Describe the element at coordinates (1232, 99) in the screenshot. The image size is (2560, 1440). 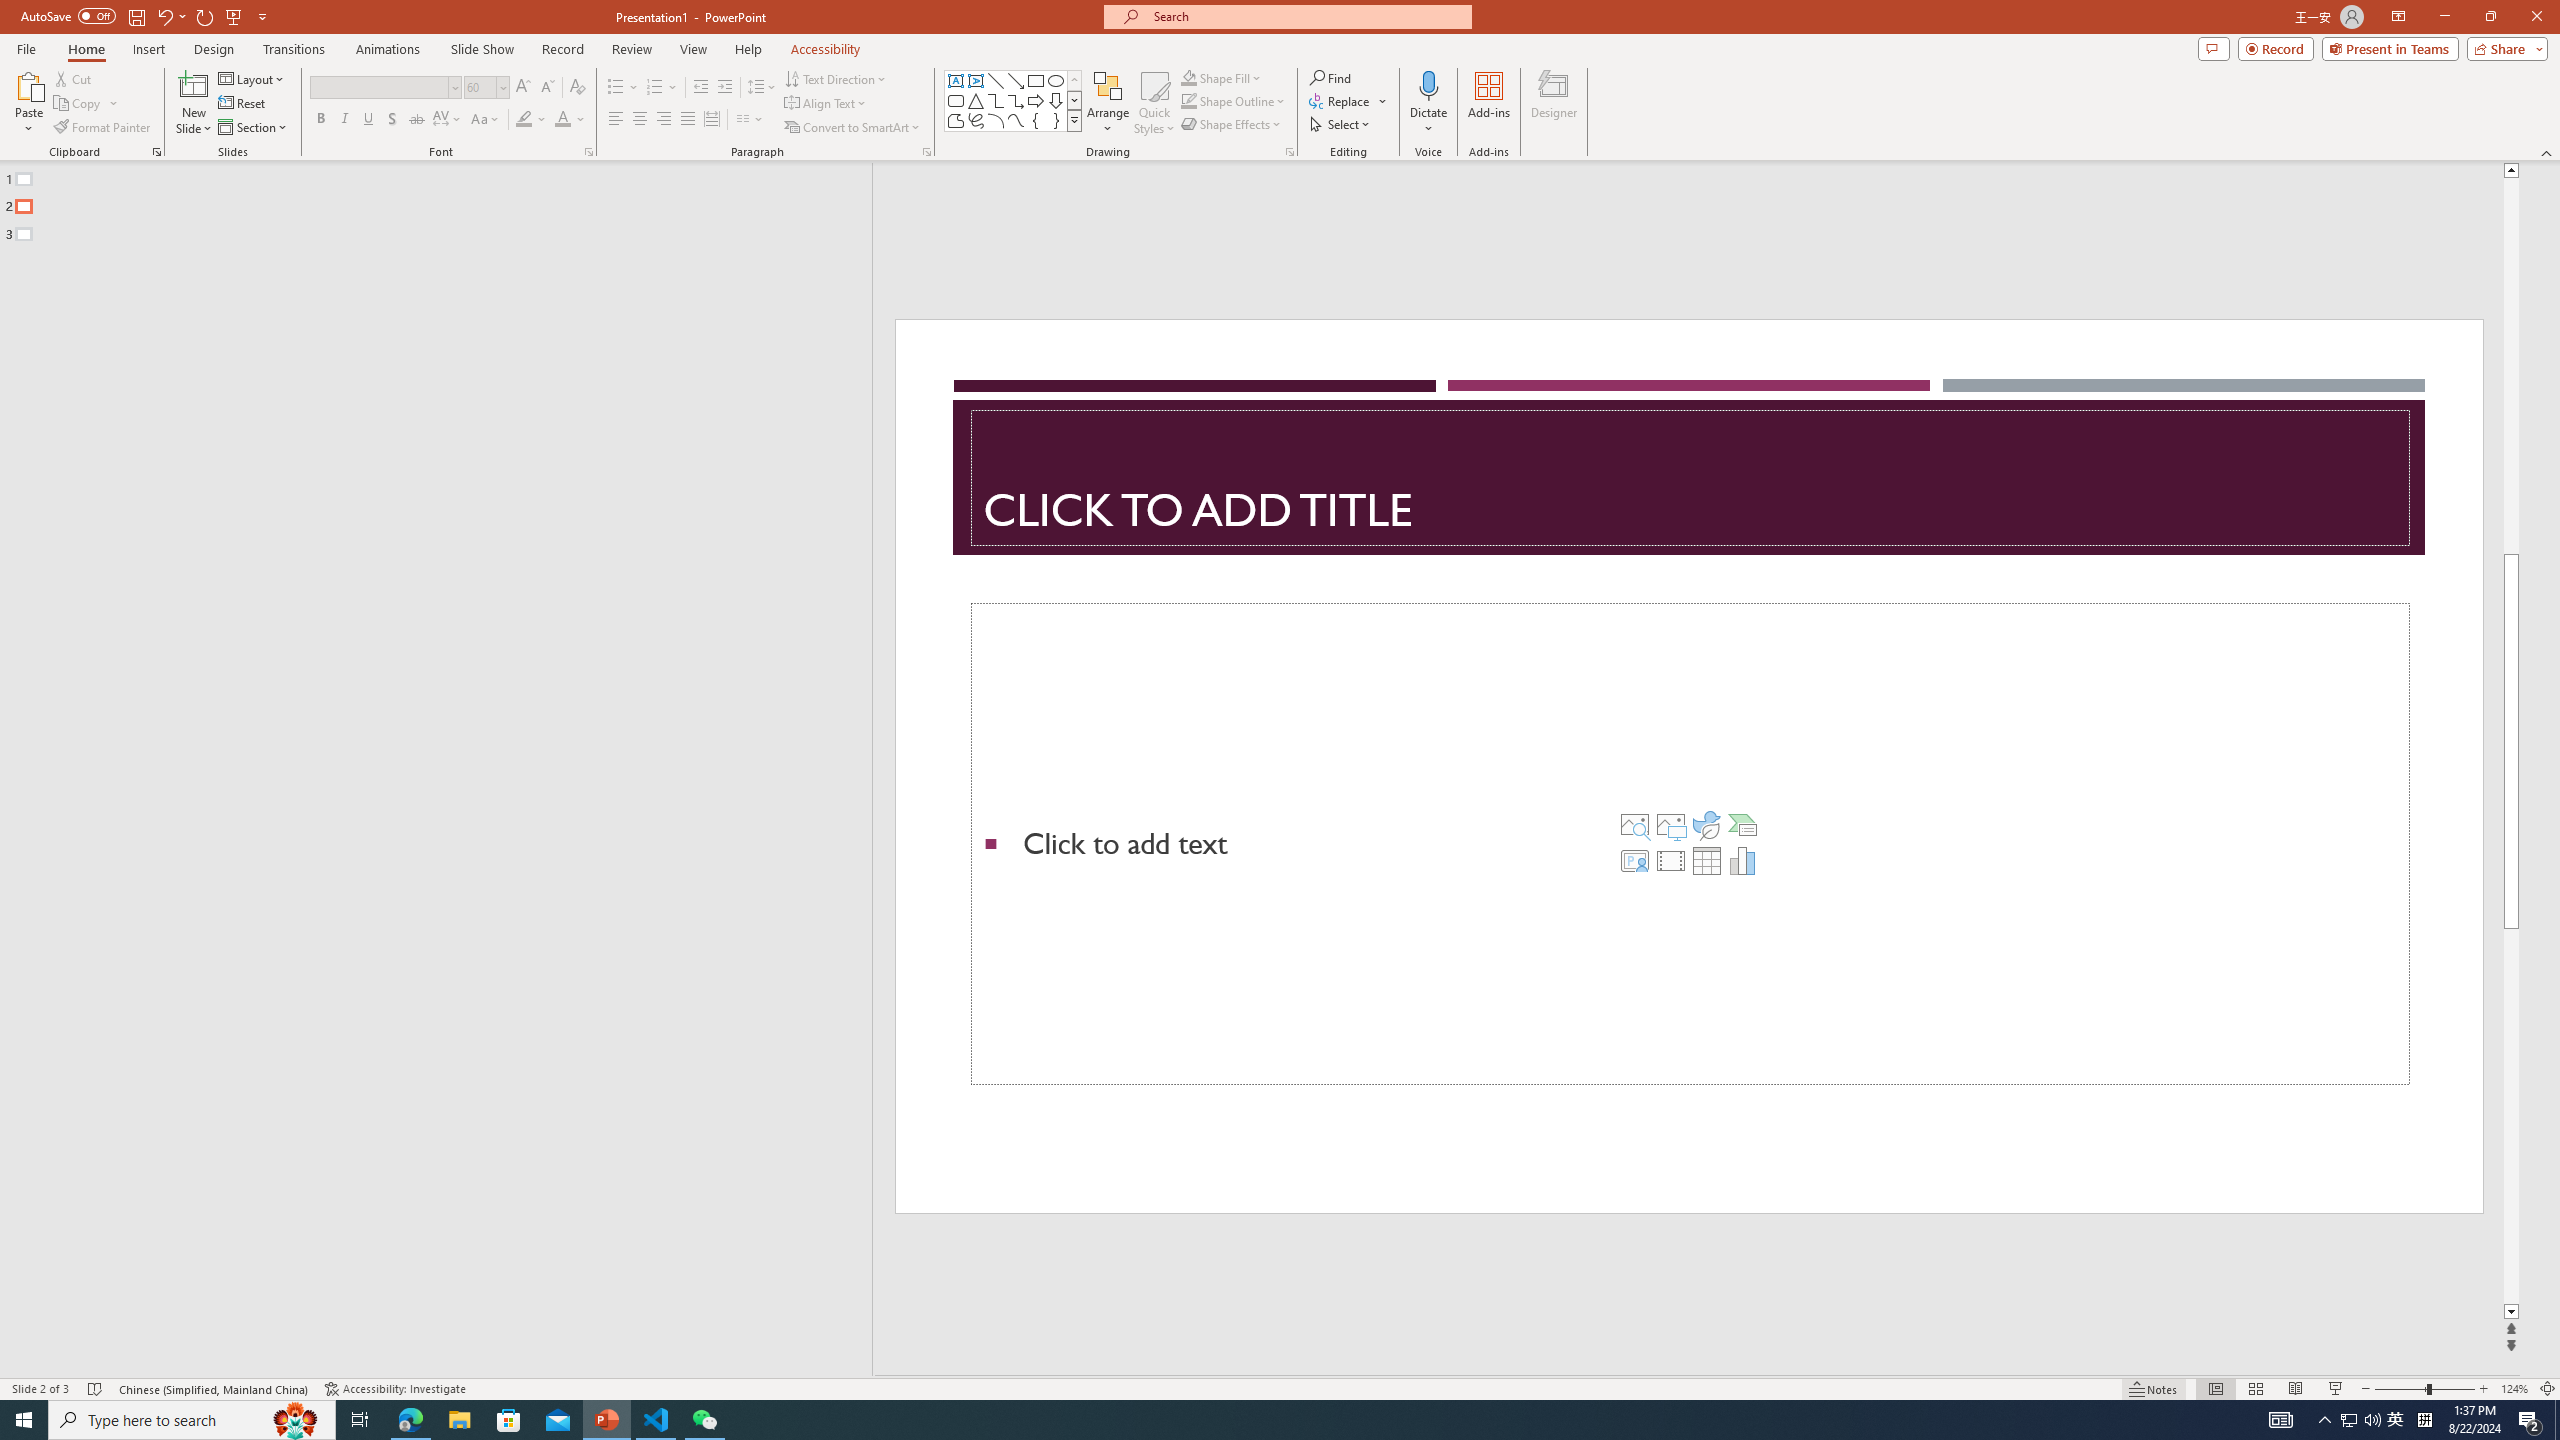
I see `'Shape Outline'` at that location.